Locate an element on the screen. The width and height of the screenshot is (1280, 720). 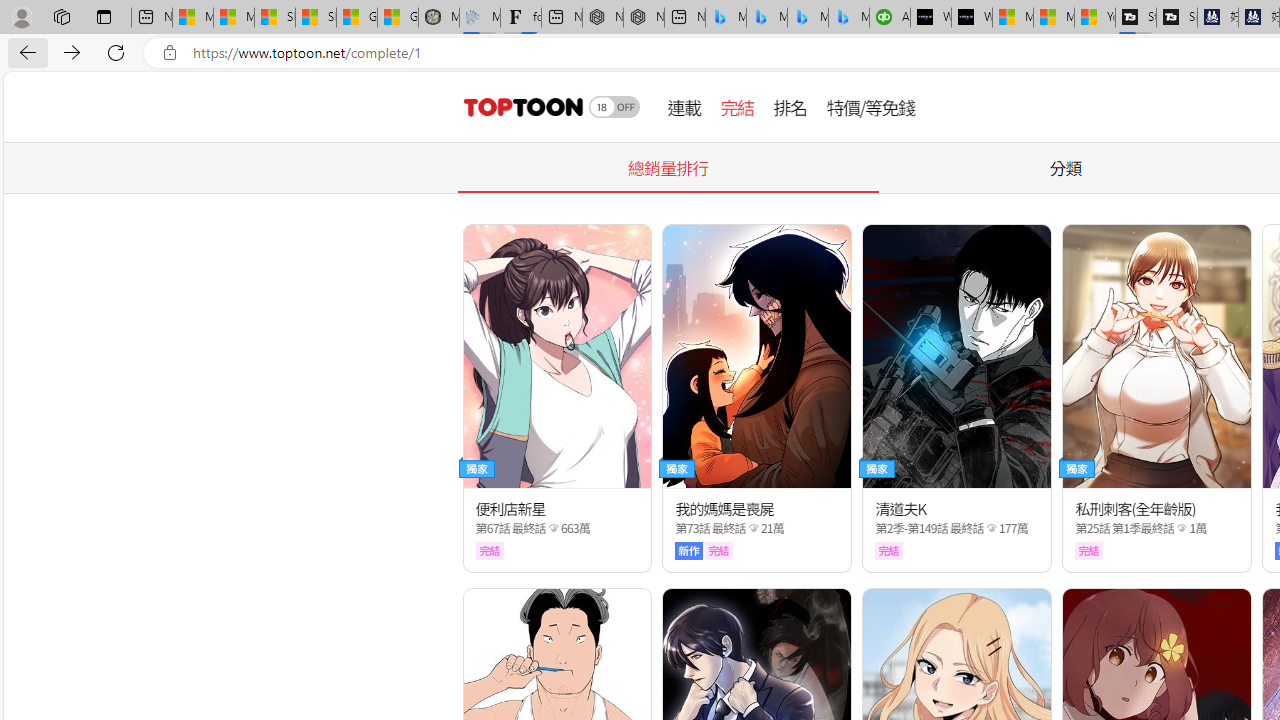
'Forward' is located at coordinates (72, 51).